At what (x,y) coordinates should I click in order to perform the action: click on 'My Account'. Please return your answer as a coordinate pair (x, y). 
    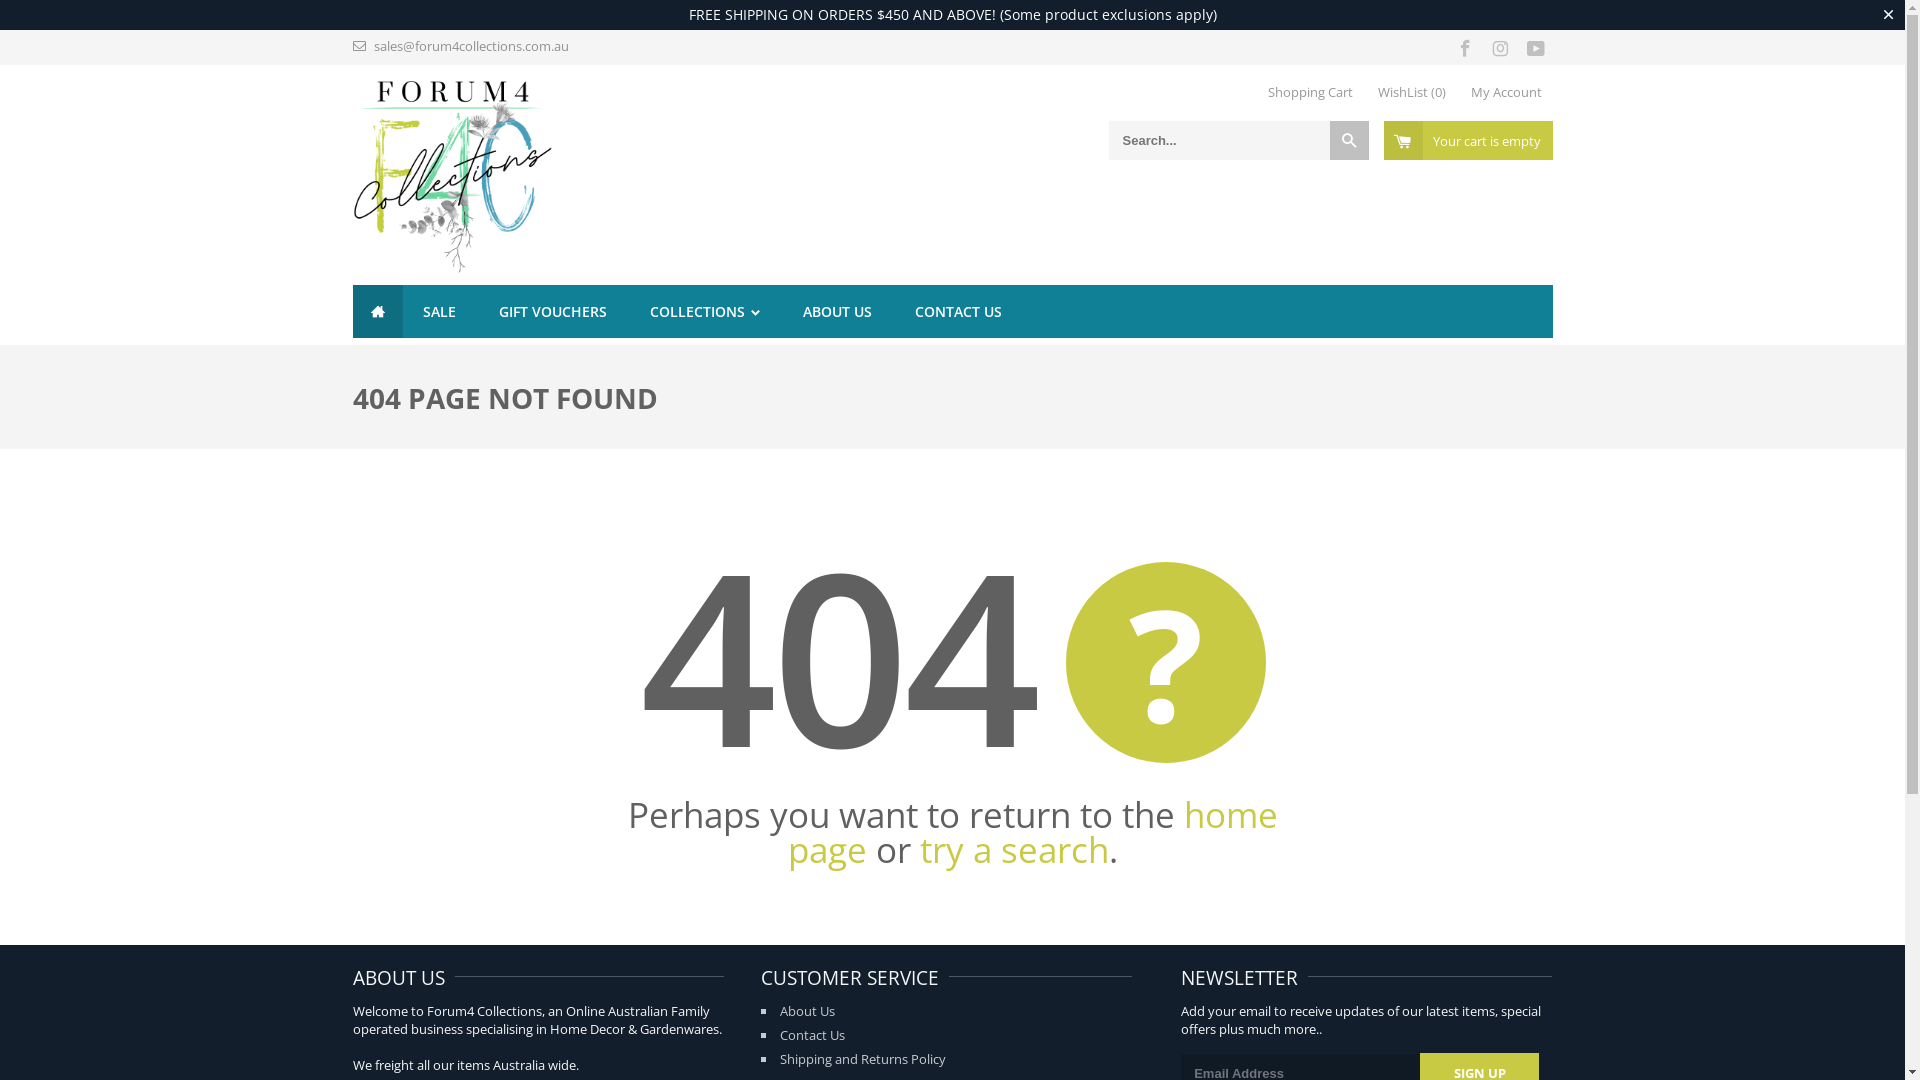
    Looking at the image, I should click on (1505, 92).